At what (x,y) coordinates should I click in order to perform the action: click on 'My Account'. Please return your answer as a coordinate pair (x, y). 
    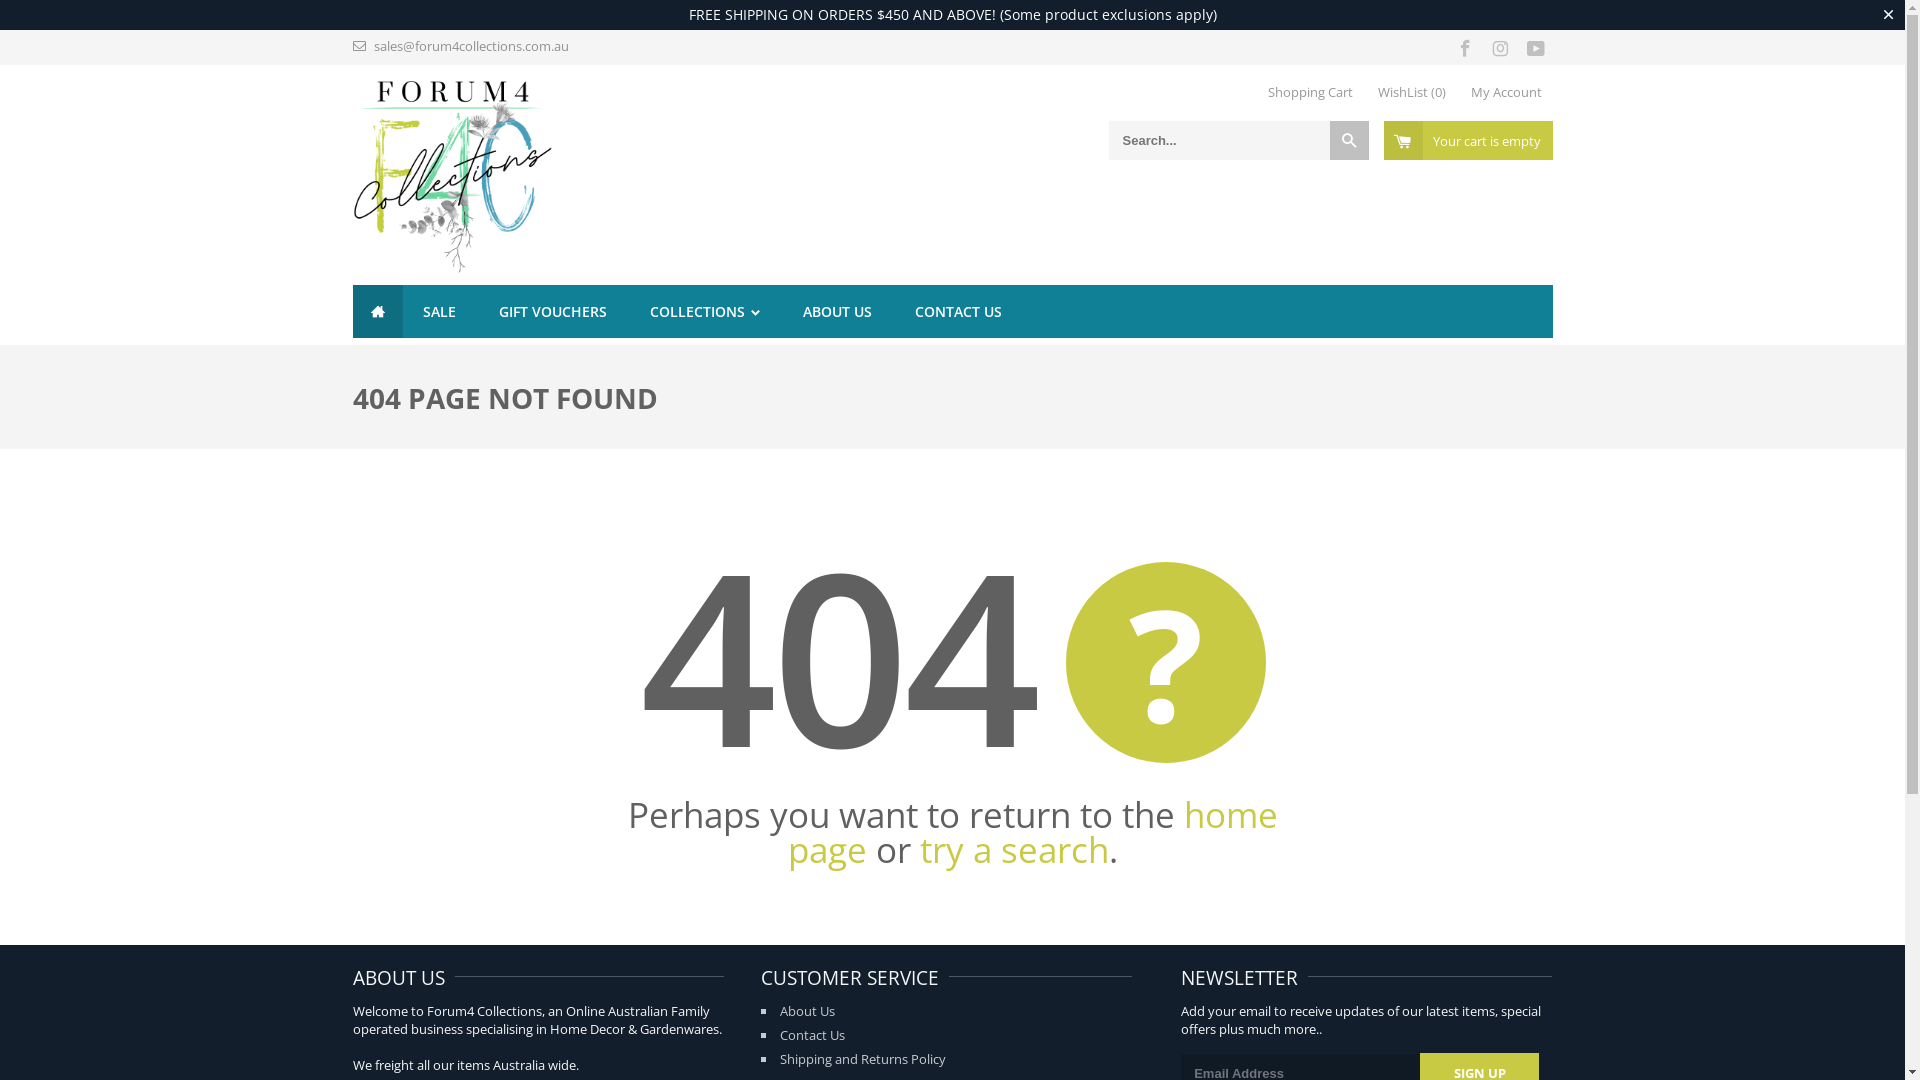
    Looking at the image, I should click on (1505, 92).